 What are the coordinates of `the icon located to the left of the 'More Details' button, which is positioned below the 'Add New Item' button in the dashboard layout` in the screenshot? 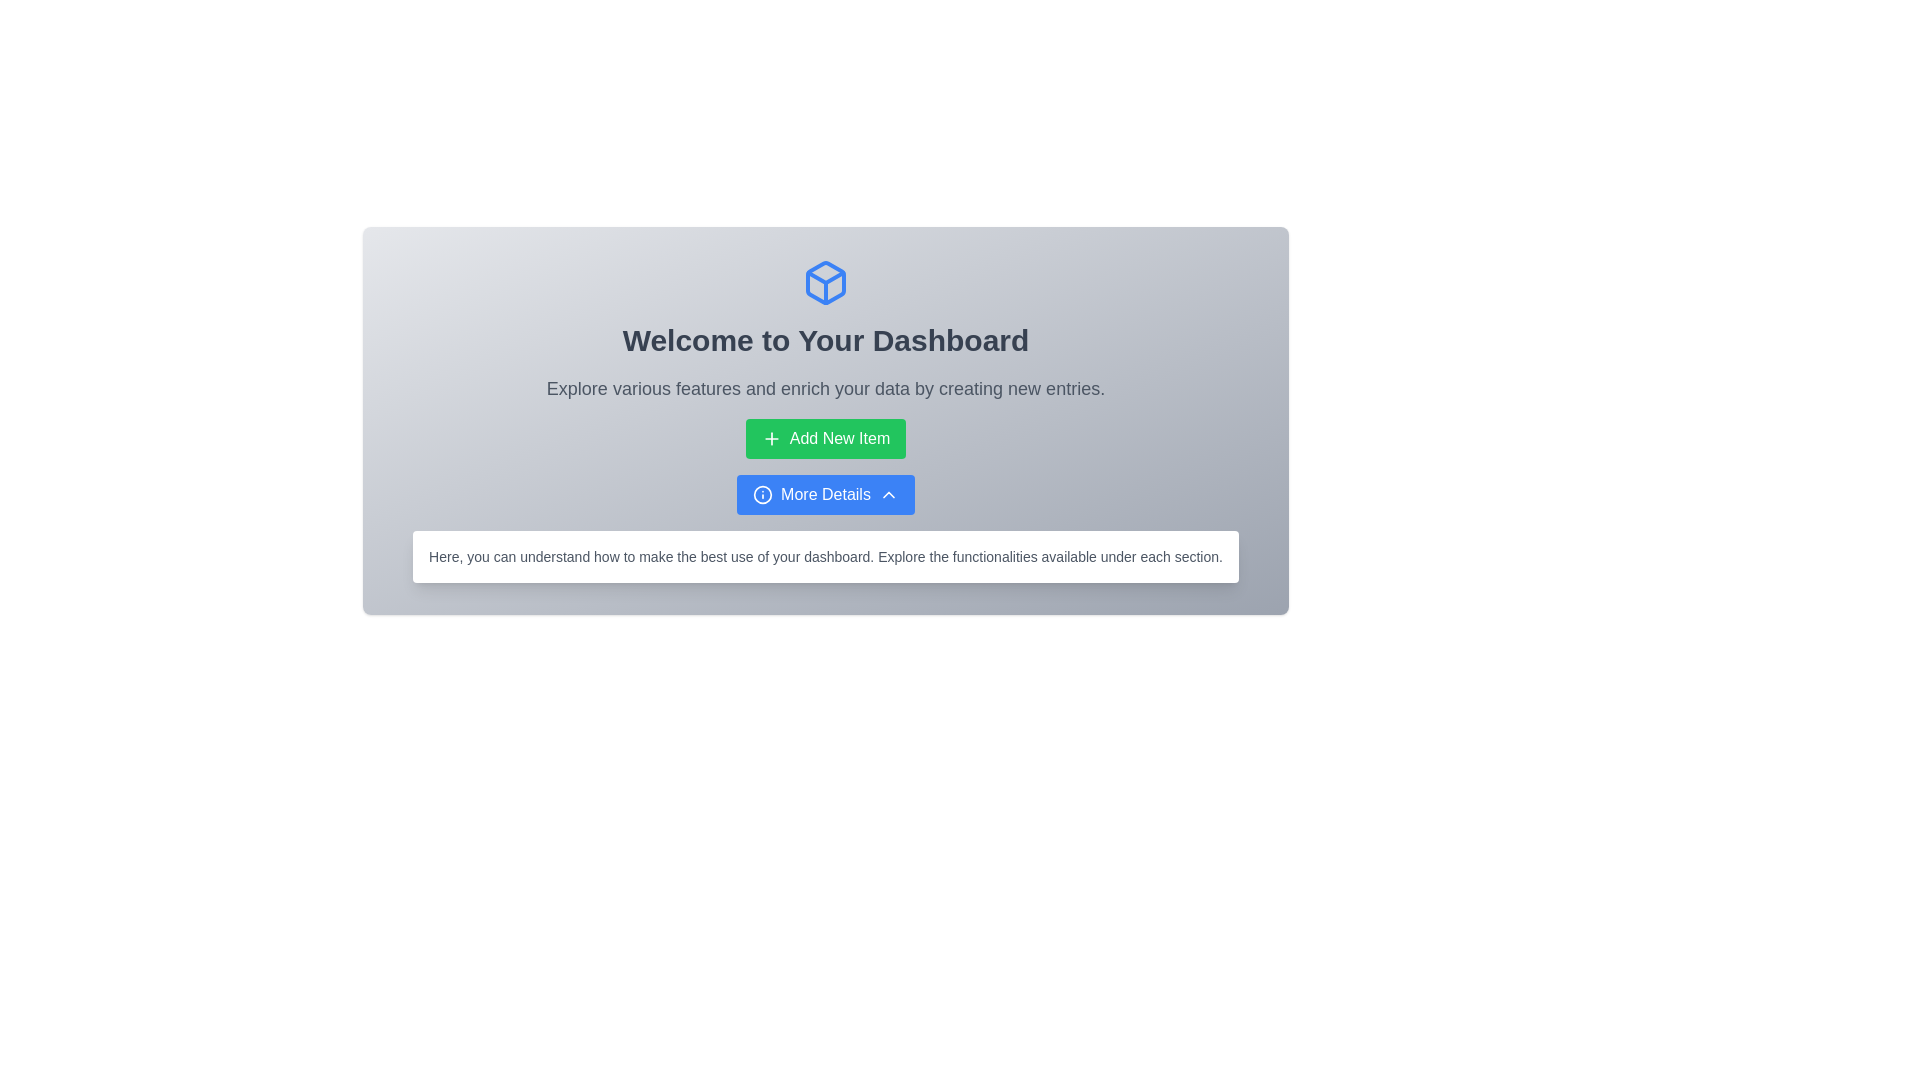 It's located at (762, 494).